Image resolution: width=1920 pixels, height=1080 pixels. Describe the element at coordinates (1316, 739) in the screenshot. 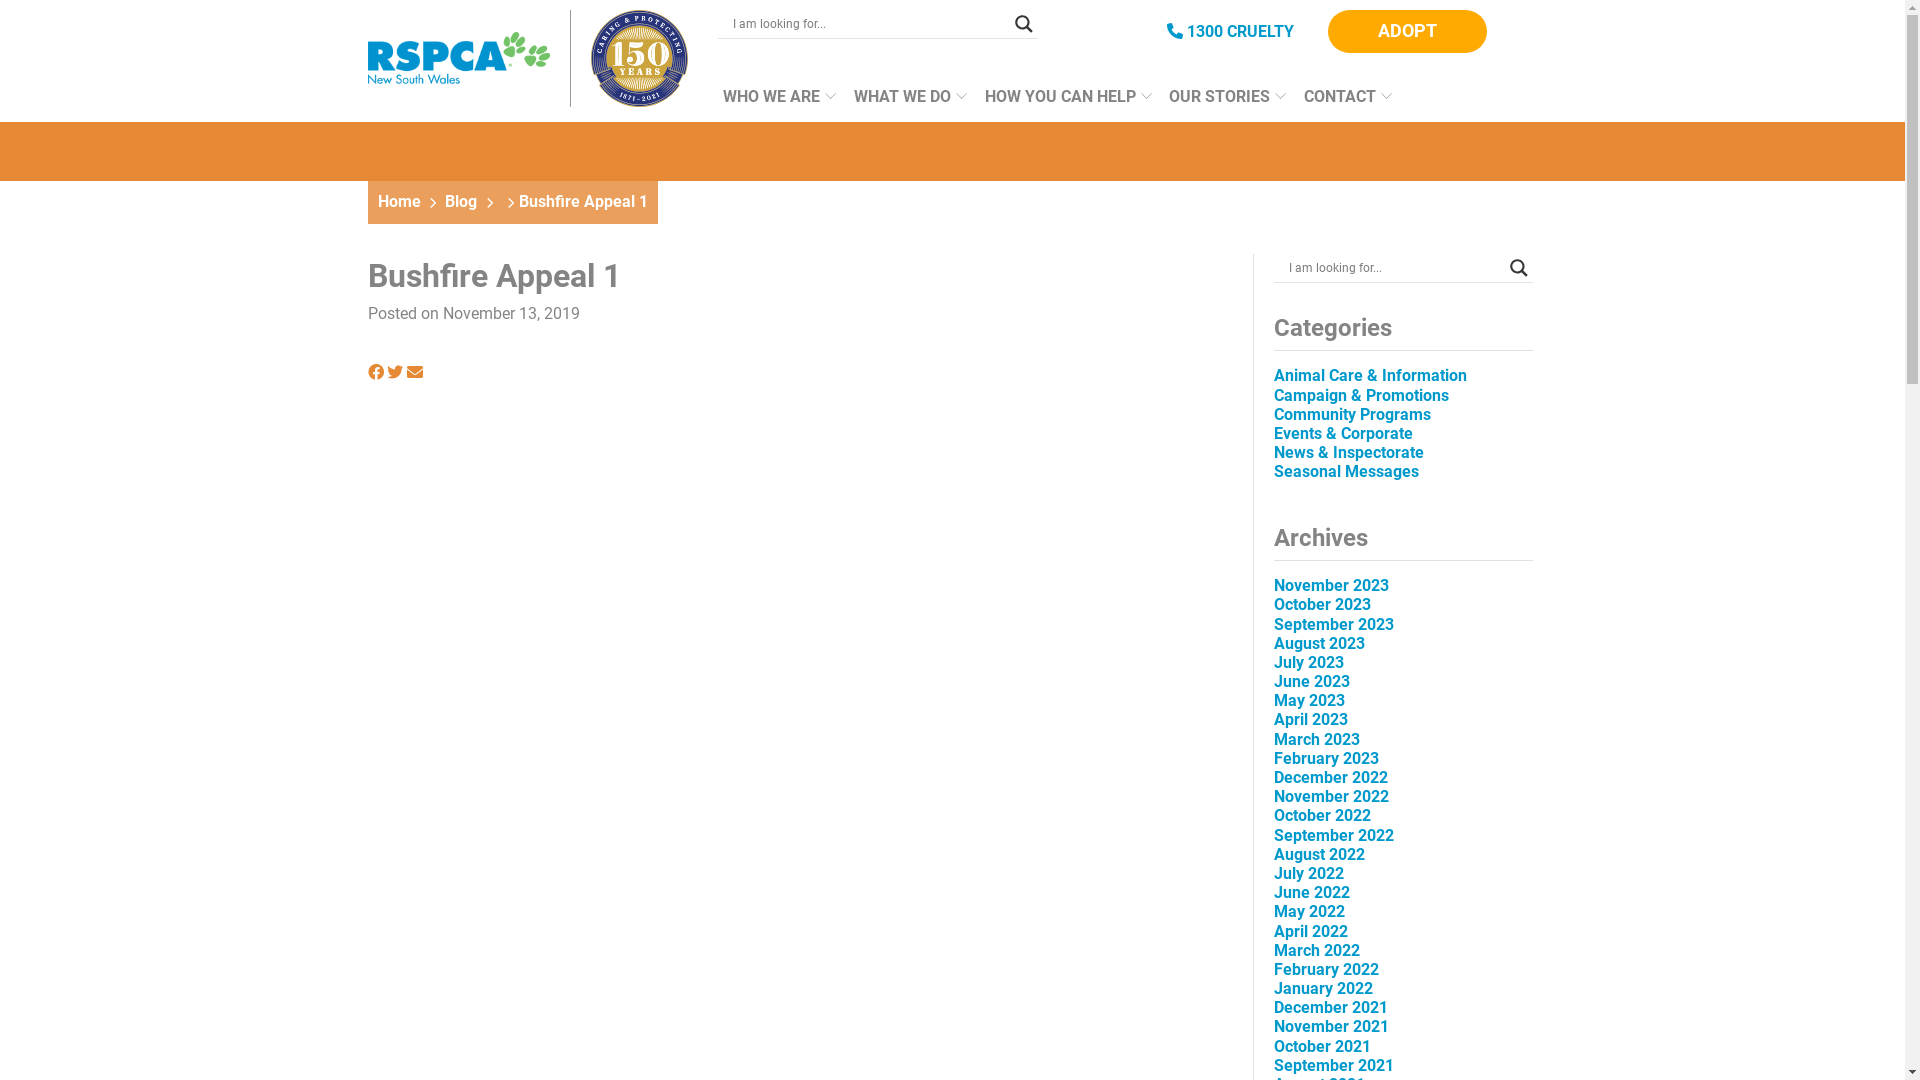

I see `'March 2023'` at that location.